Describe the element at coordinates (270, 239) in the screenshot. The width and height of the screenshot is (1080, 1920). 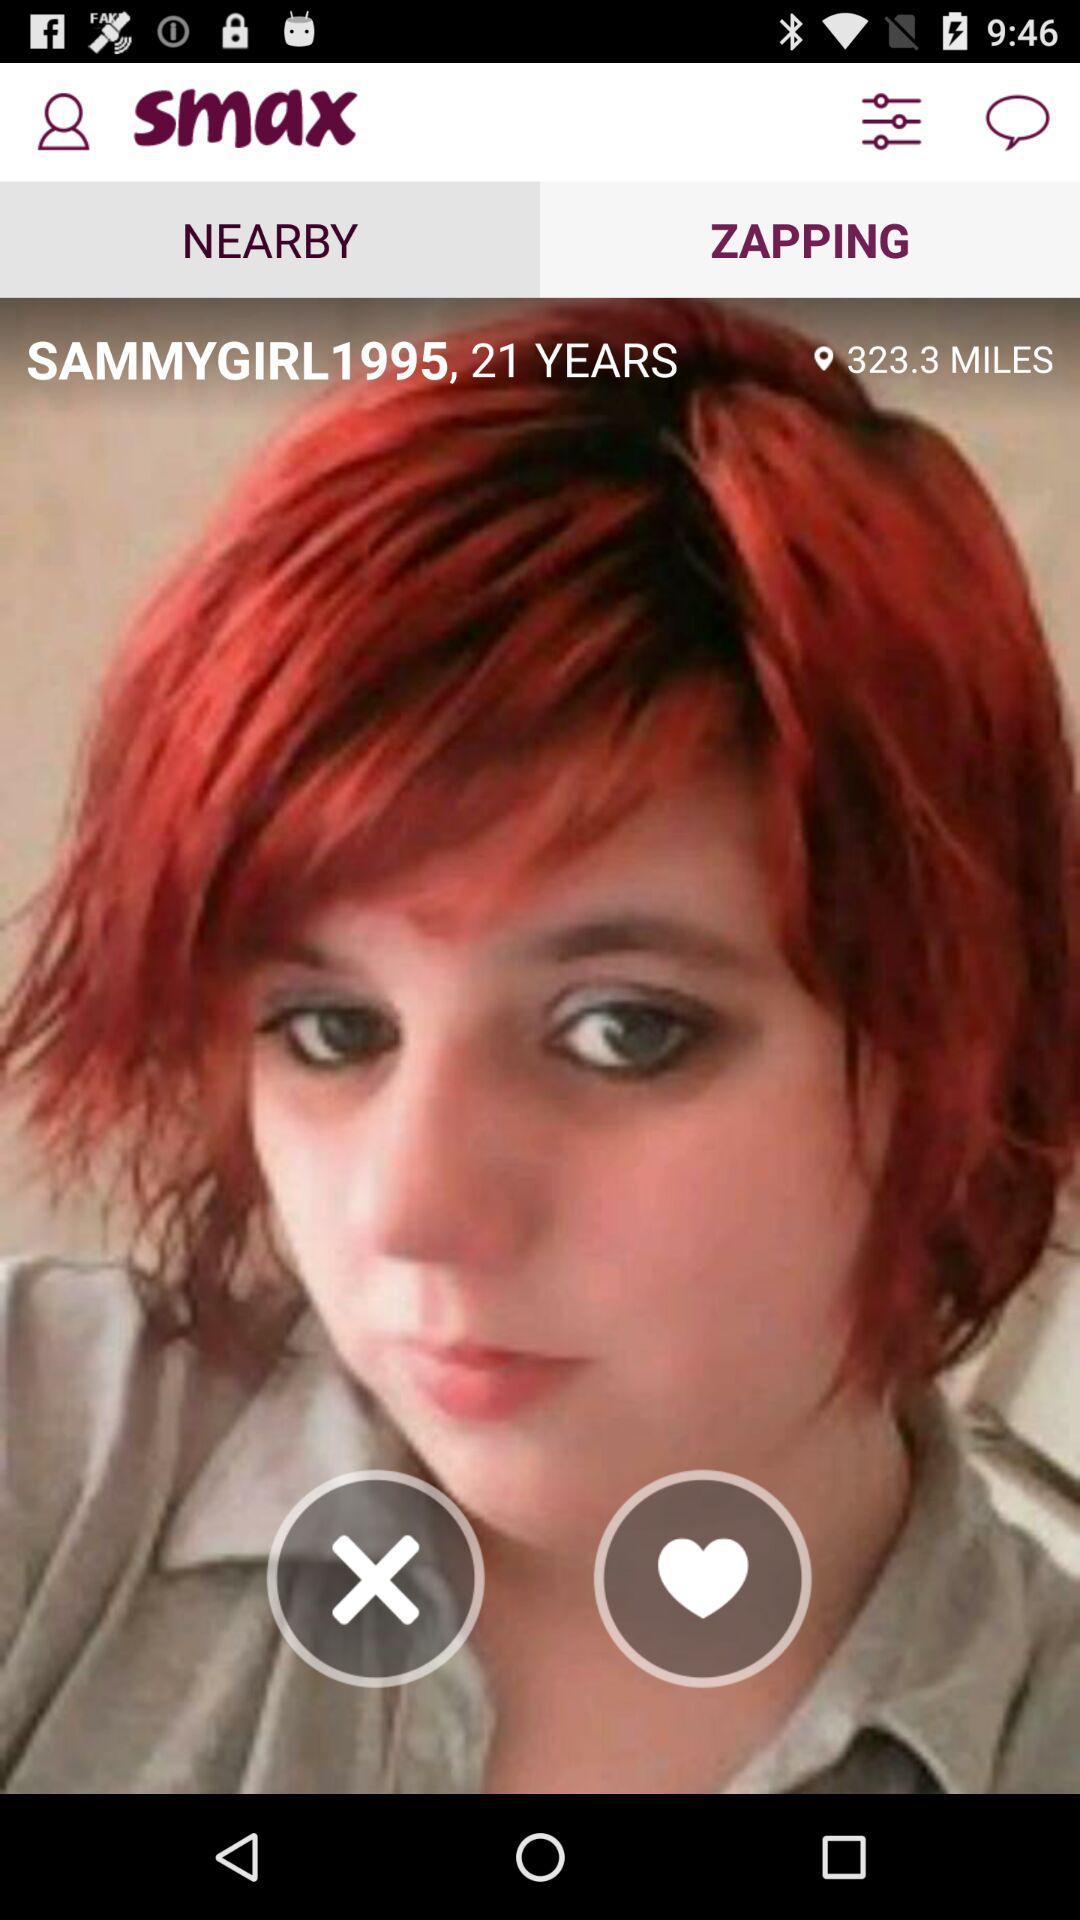
I see `nearby` at that location.